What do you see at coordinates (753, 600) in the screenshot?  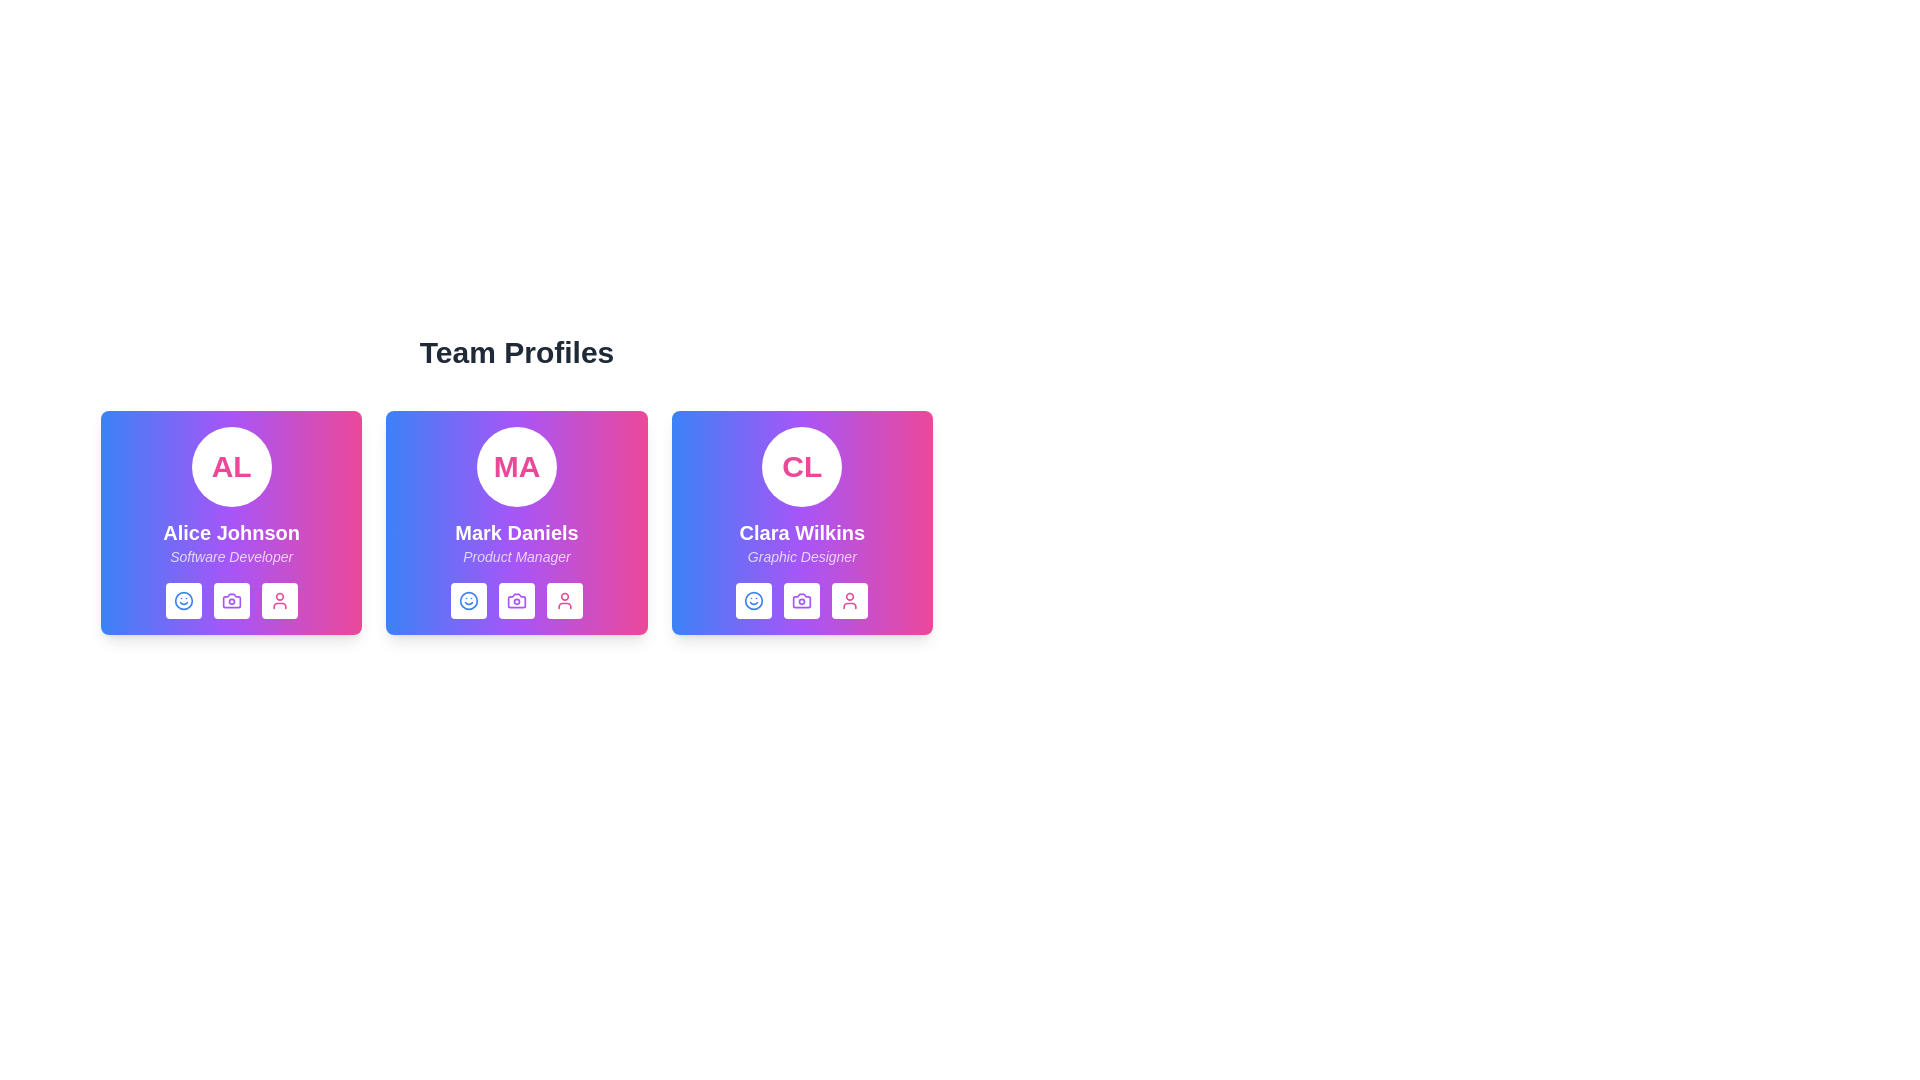 I see `the first button in the group located in the card for Clara Wilkins, which triggers an action related to expressing an emoji or sentiment` at bounding box center [753, 600].